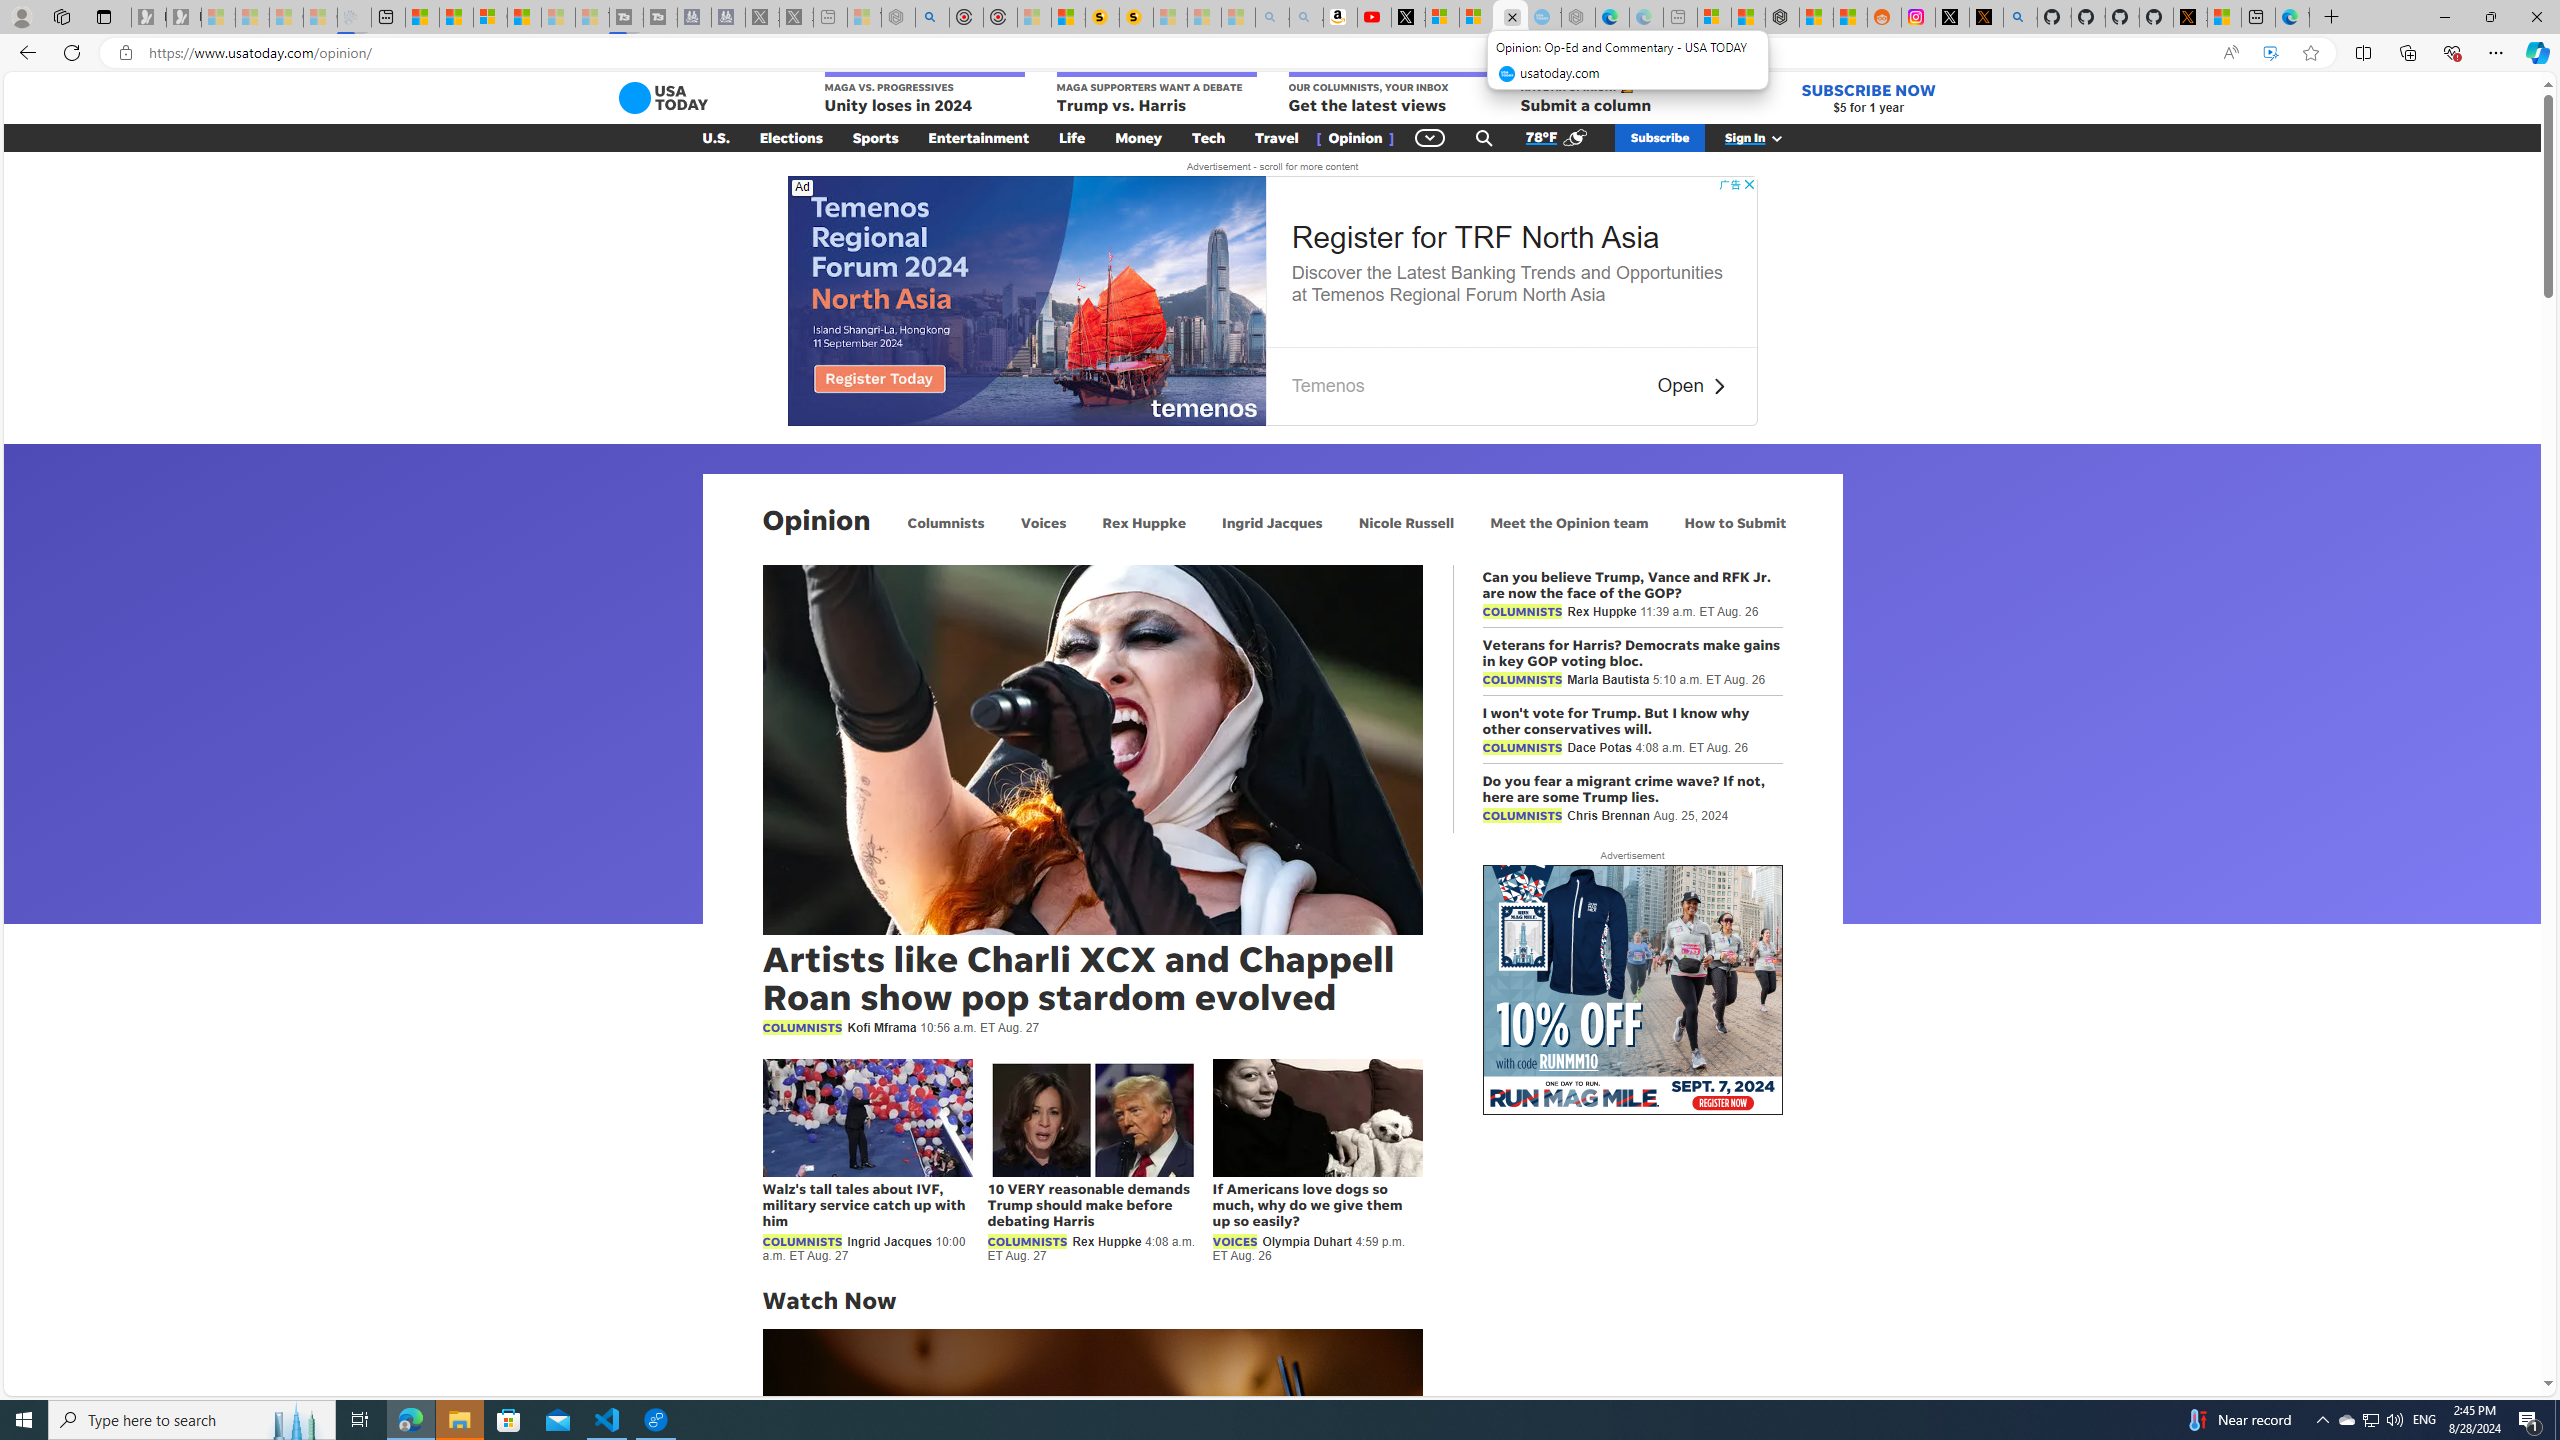  Describe the element at coordinates (1952, 16) in the screenshot. I see `'Log in to X / X'` at that location.